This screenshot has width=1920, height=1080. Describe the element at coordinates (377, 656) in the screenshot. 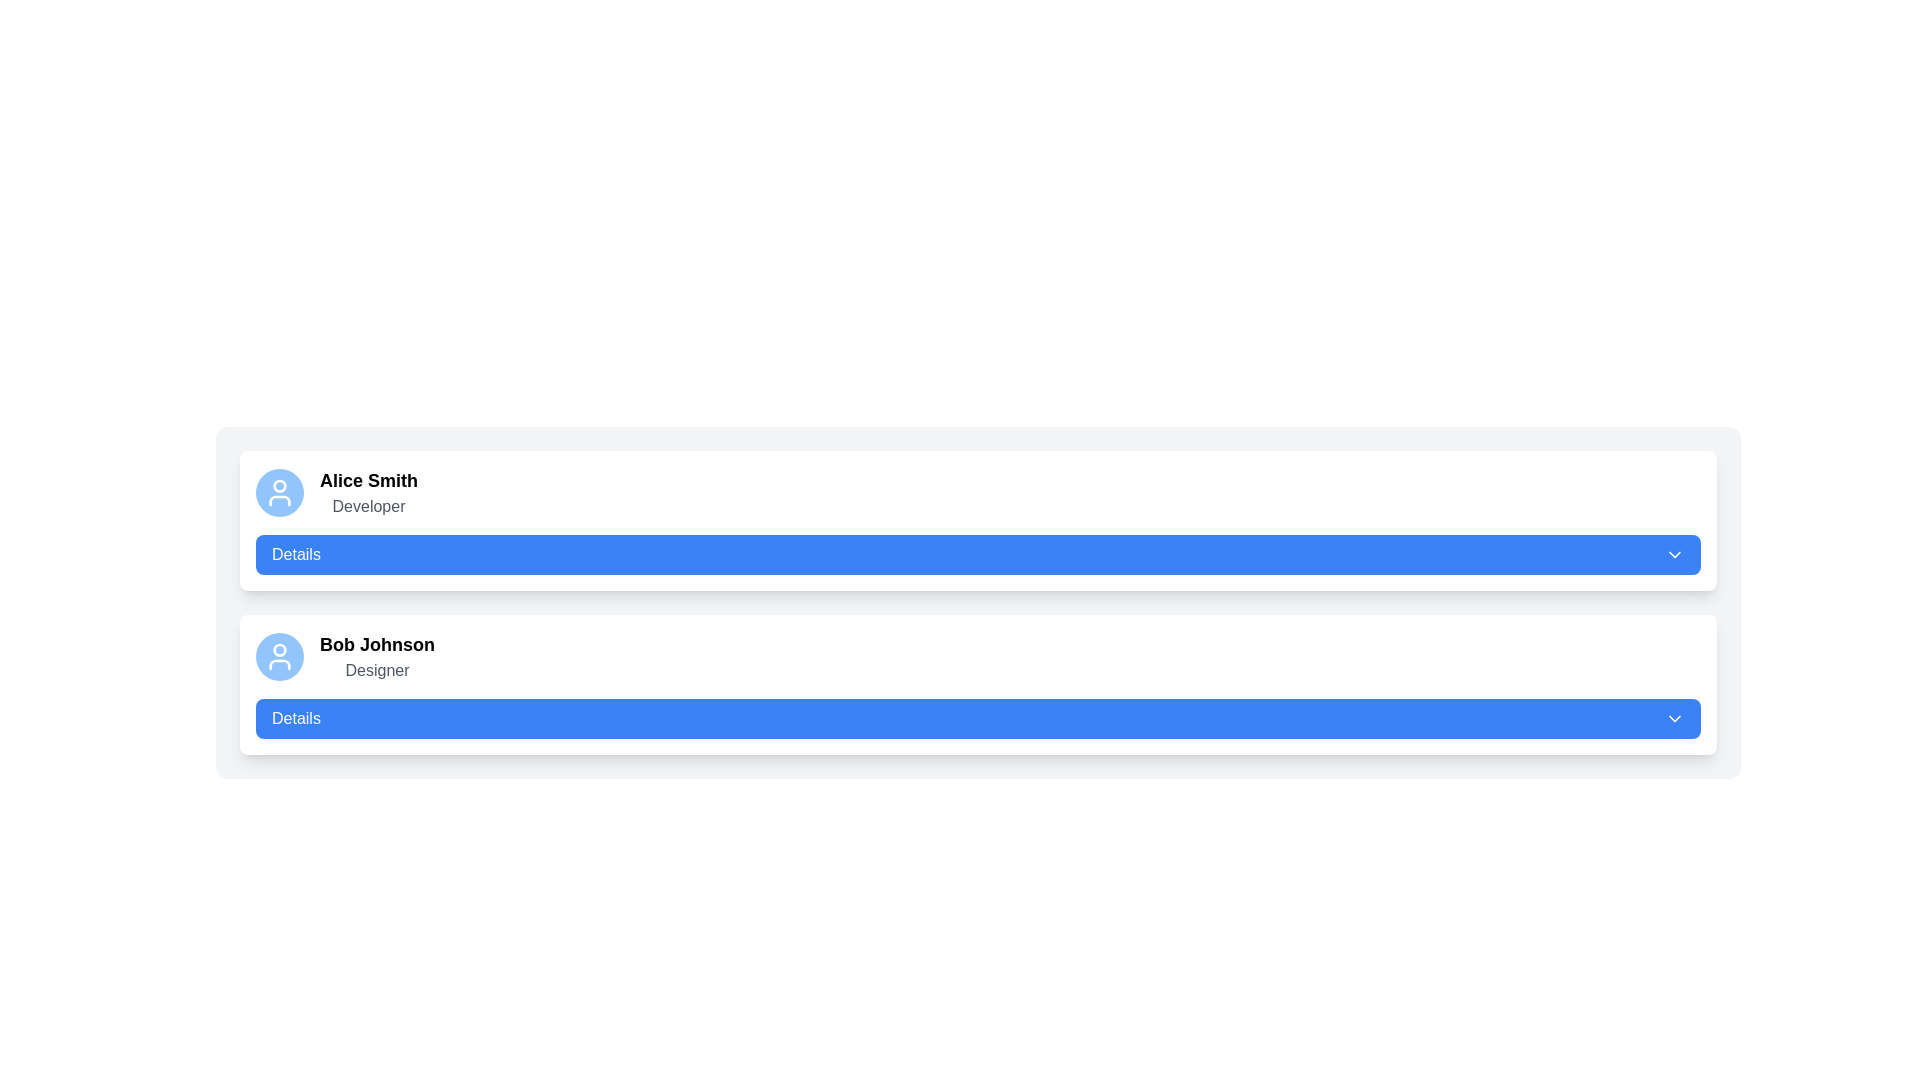

I see `the Text Display Block displaying 'Bob Johnson' and 'Designer', located in the second card to the right of the circular user icon` at that location.